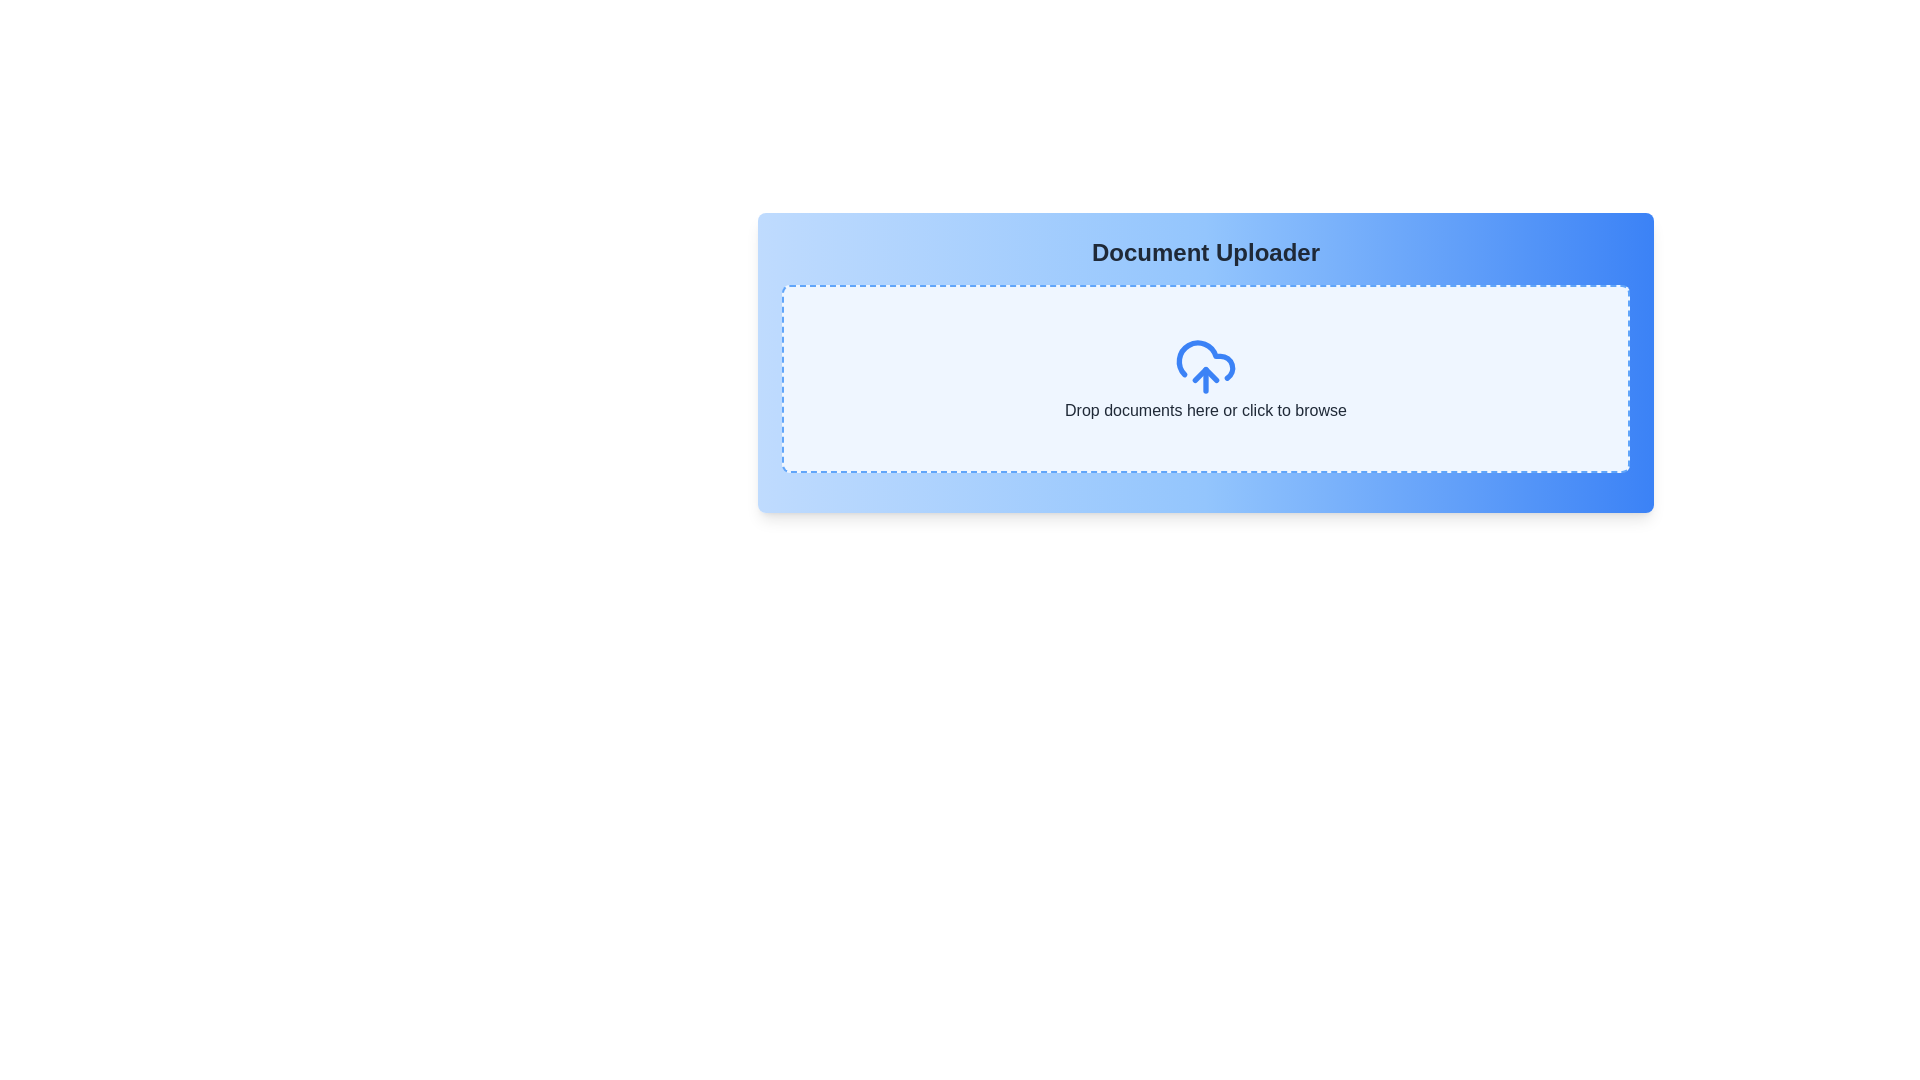 This screenshot has width=1920, height=1080. I want to click on the 'Document Uploader' file upload area, which features a gradient background and a dashed-bordered inner box, so click(1204, 362).